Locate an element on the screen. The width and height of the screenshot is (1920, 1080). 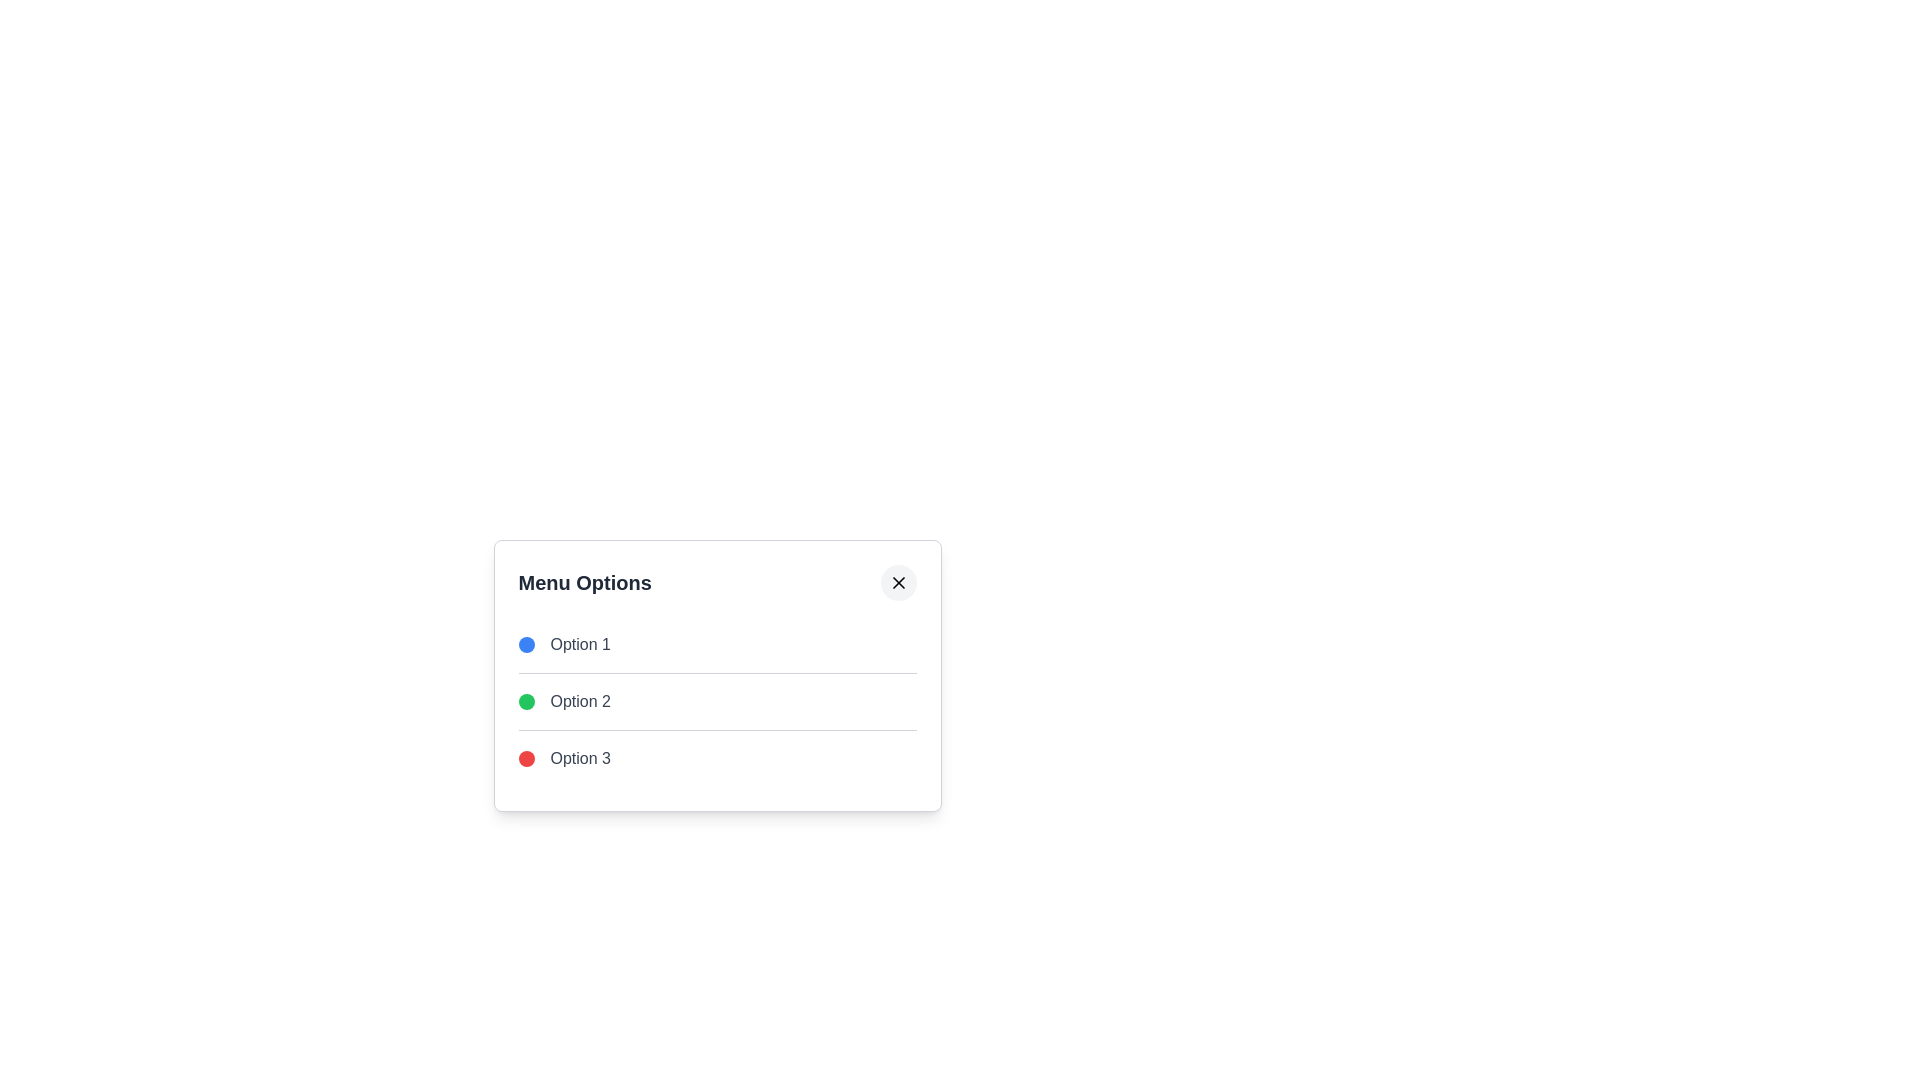
the second diagonal line of the 'X' icon in the top-right corner of the 'Menu Options' dialog box is located at coordinates (897, 582).